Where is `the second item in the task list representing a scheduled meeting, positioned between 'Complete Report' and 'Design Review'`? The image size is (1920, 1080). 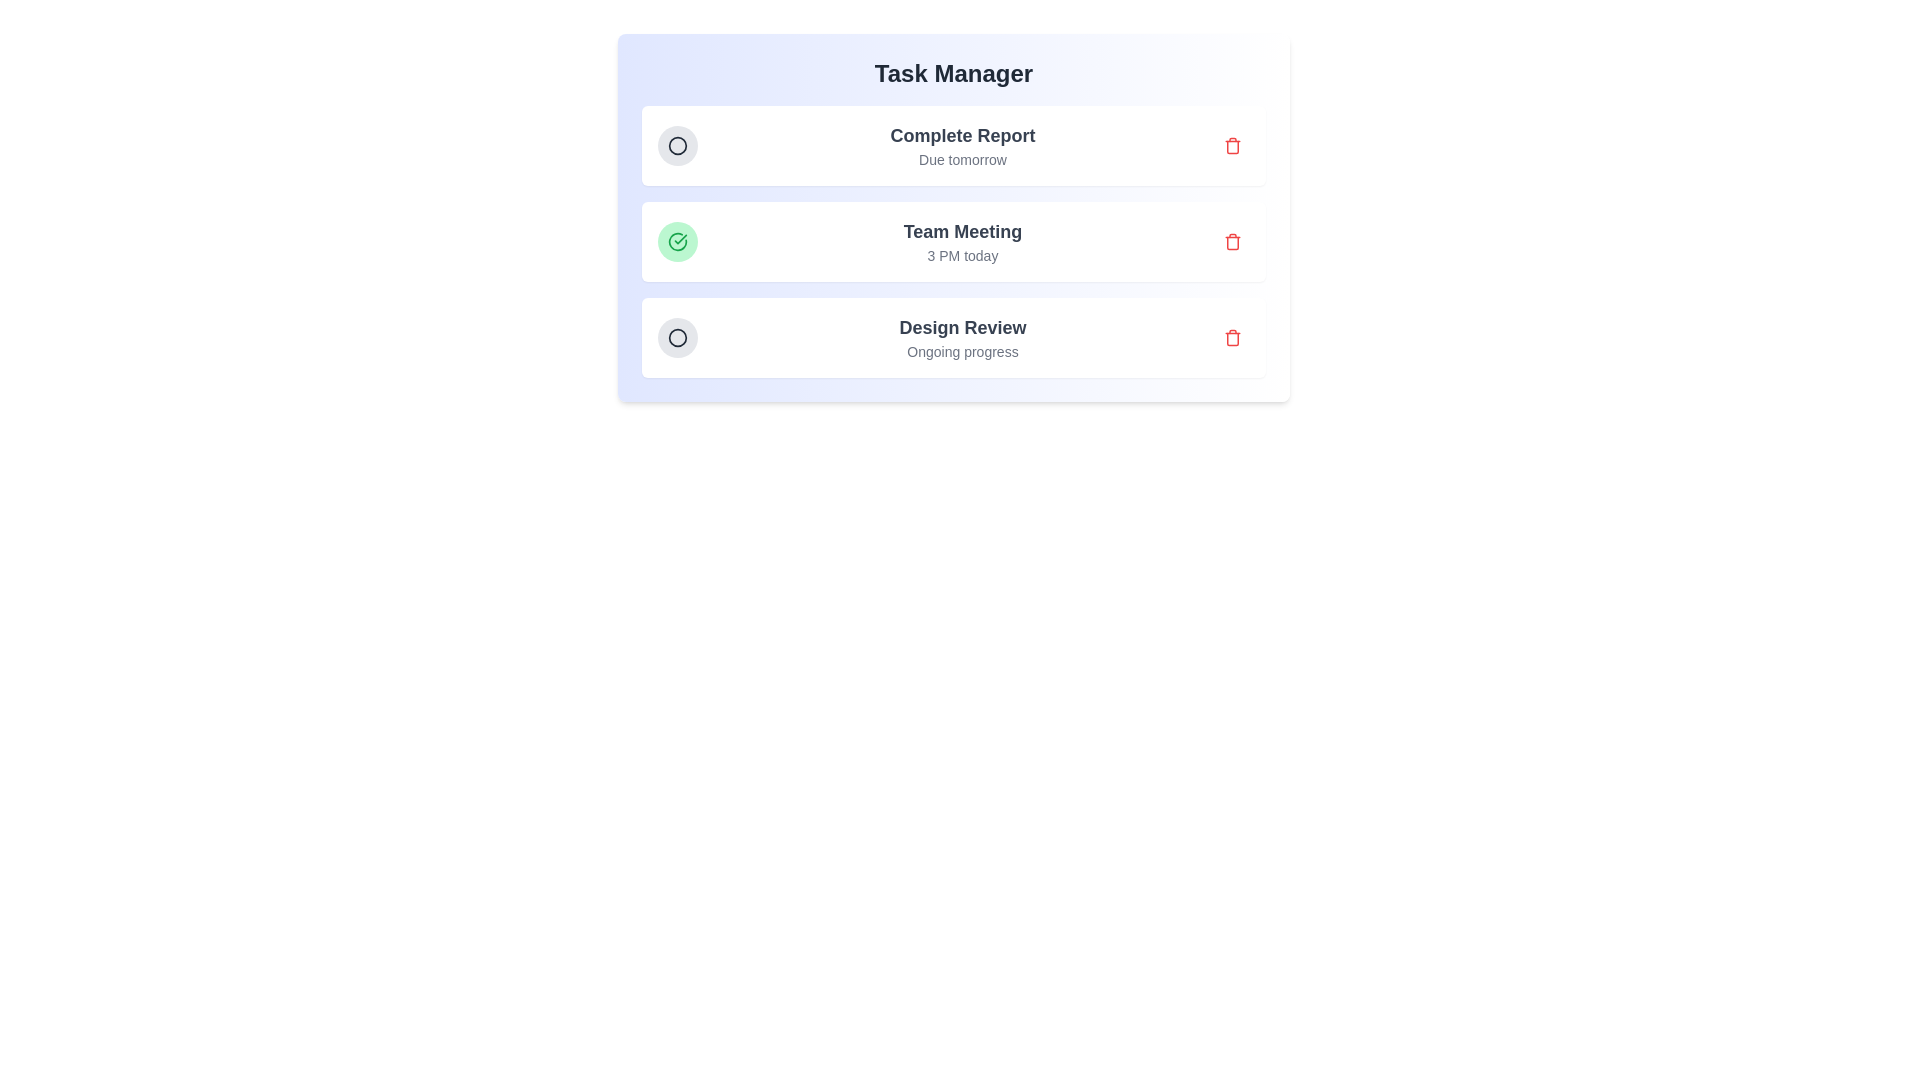 the second item in the task list representing a scheduled meeting, positioned between 'Complete Report' and 'Design Review' is located at coordinates (953, 241).